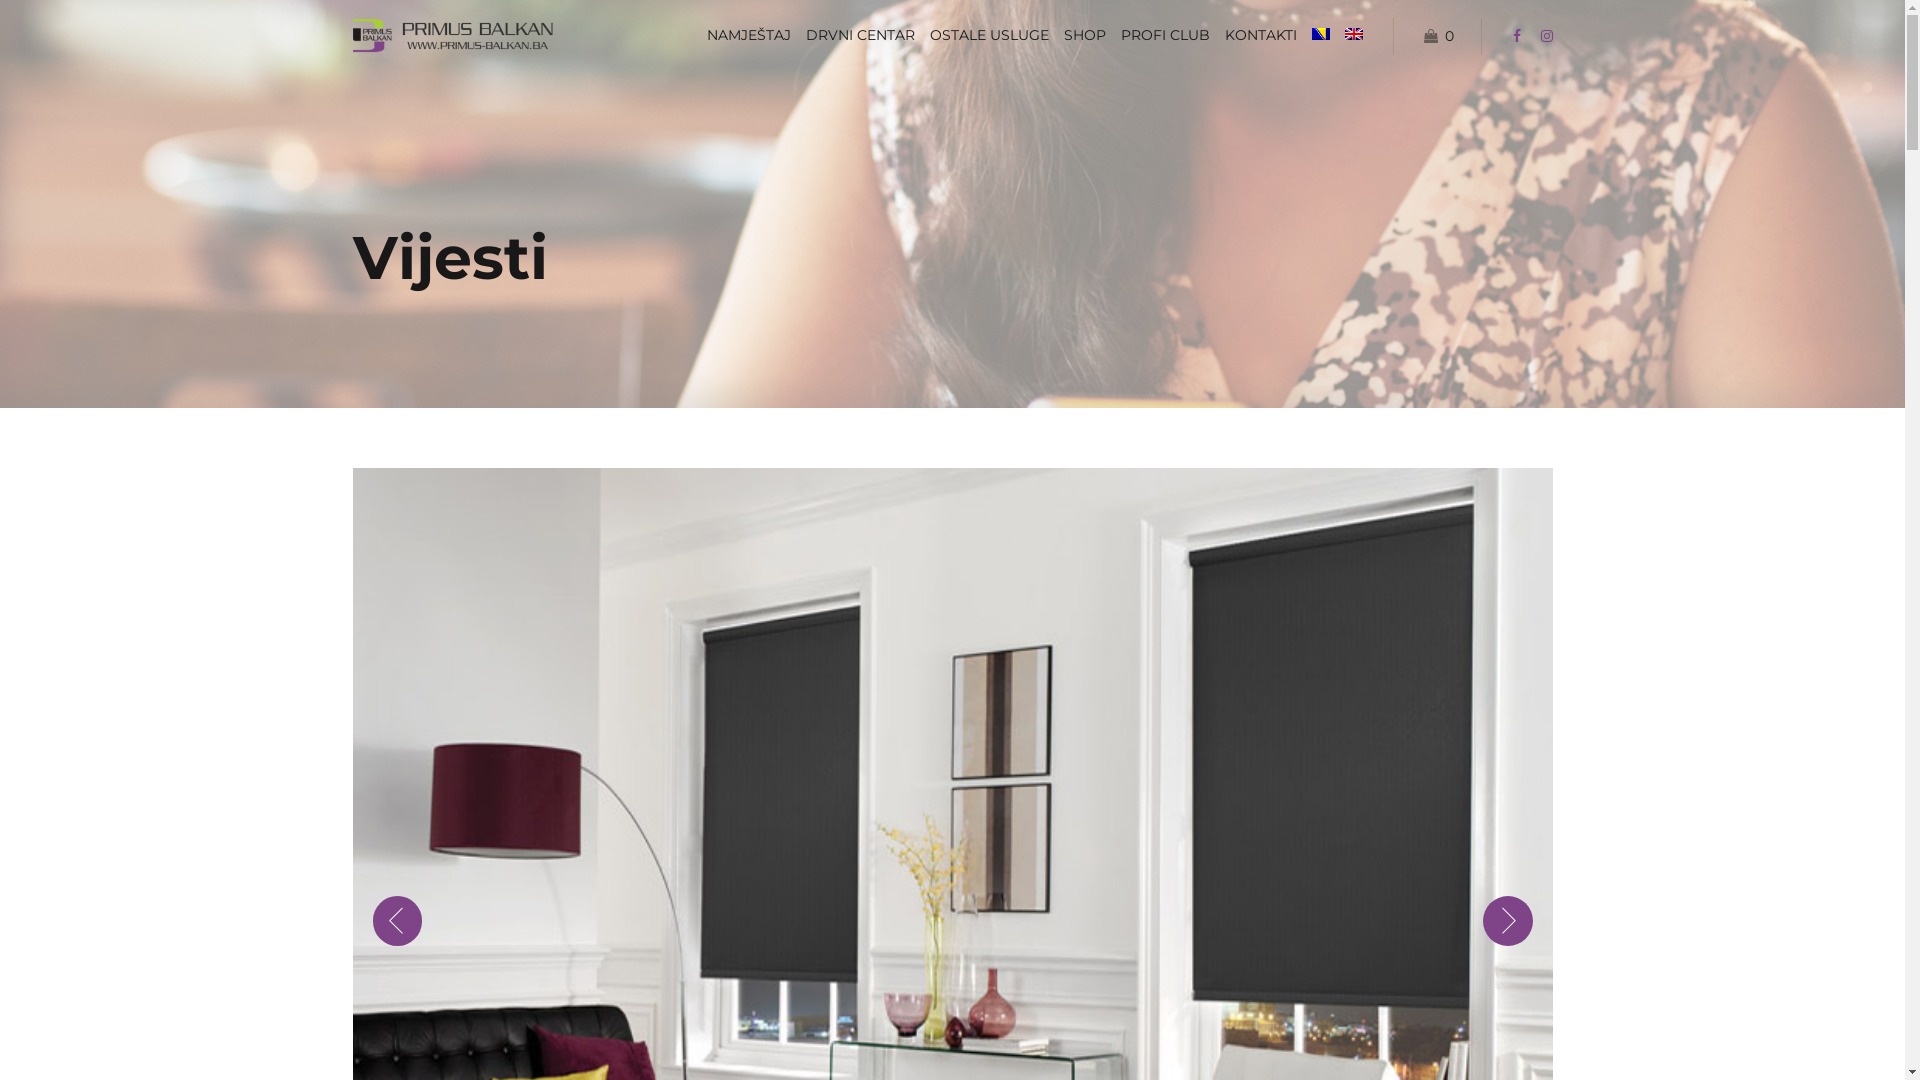  I want to click on 'OSTALE USLUGE', so click(989, 34).